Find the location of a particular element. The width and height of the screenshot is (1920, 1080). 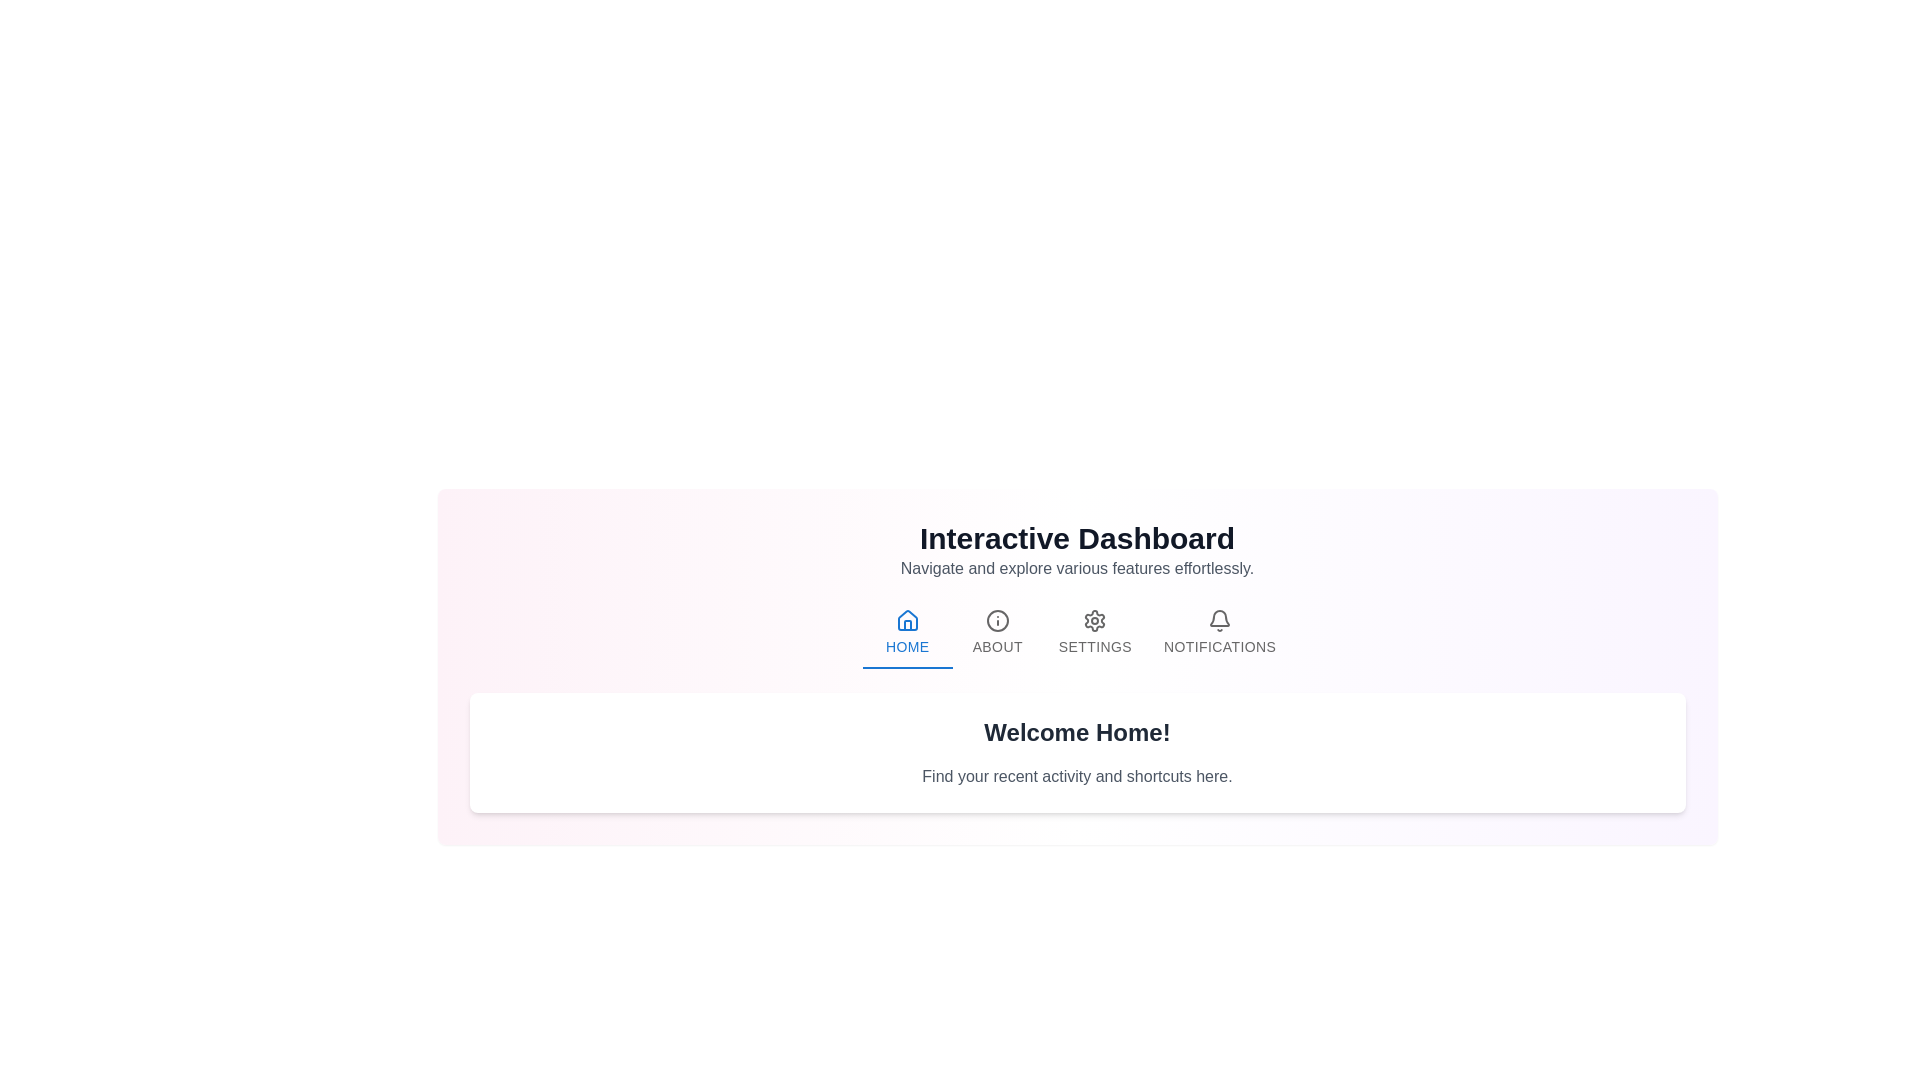

the Notifications icon in the navigation bar is located at coordinates (1219, 620).